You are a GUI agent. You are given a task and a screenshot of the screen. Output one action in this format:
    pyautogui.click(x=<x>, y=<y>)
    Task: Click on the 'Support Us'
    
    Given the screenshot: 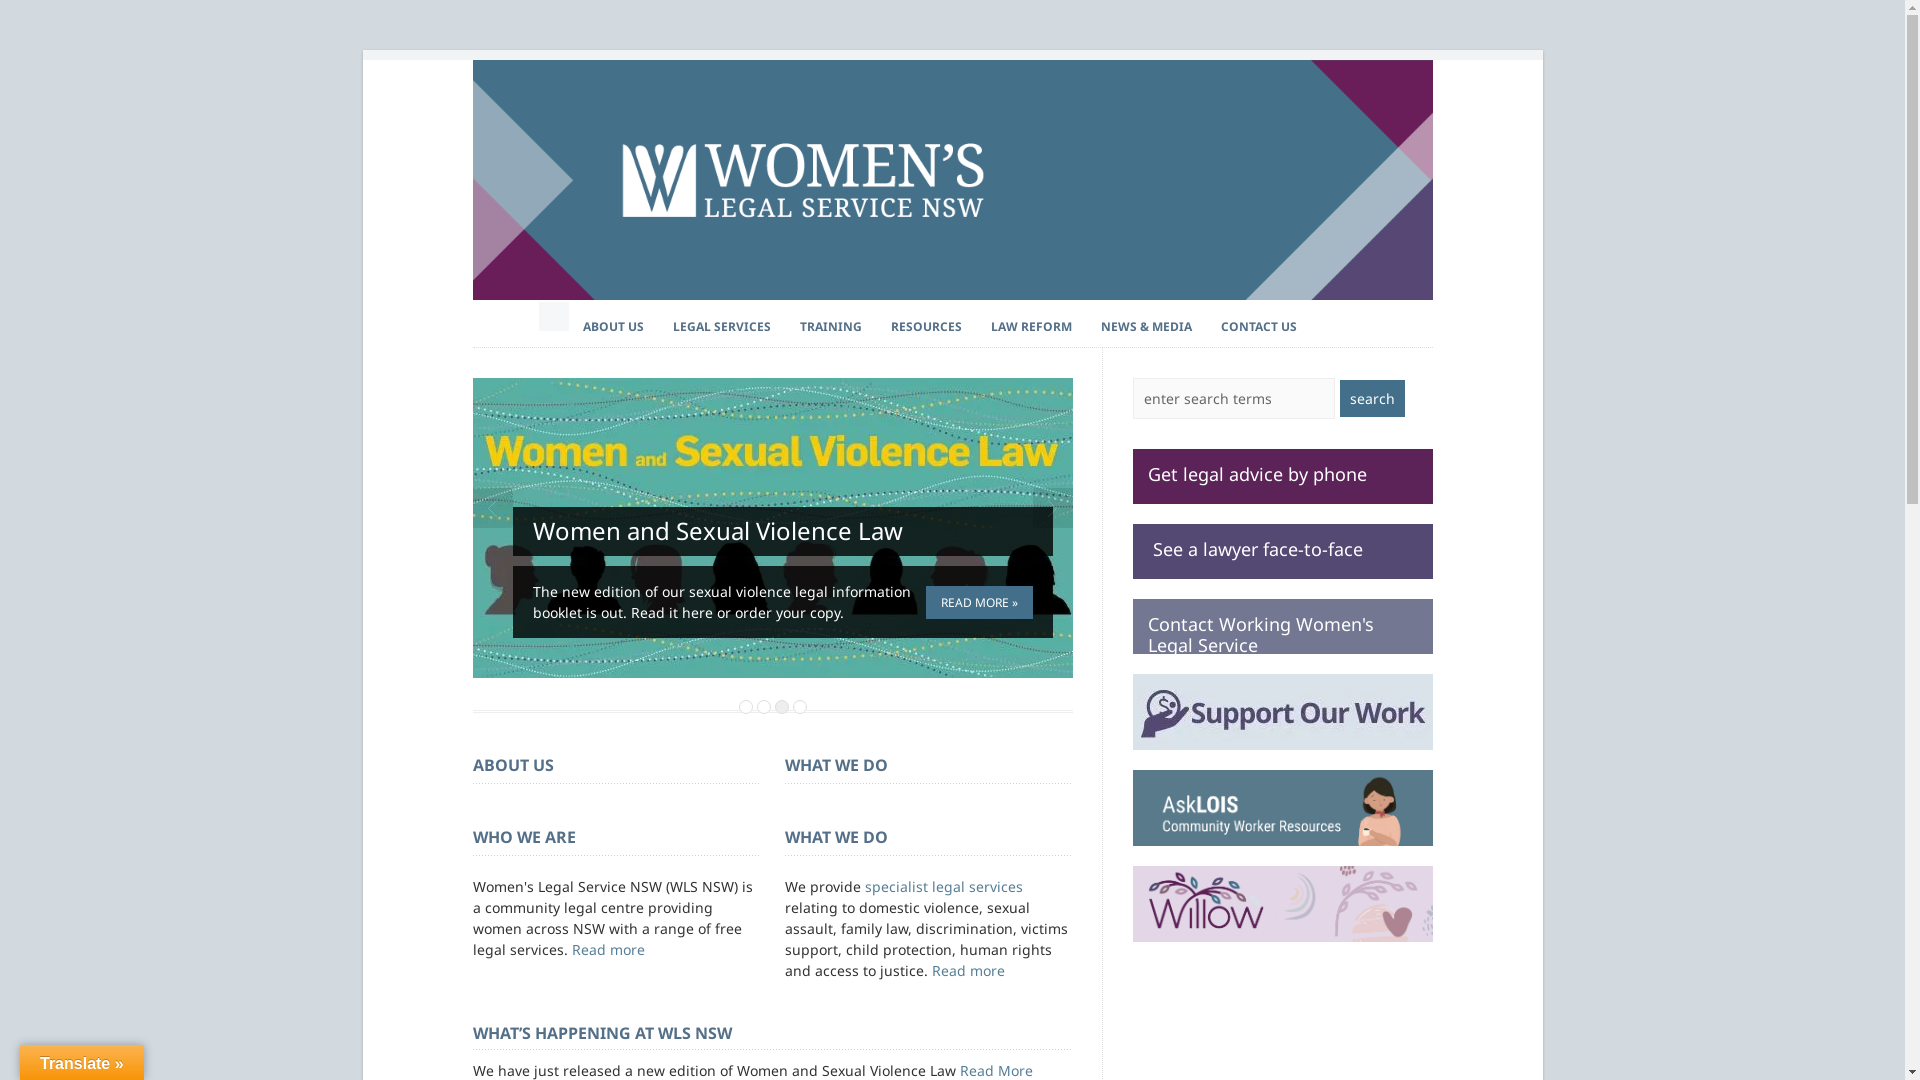 What is the action you would take?
    pyautogui.click(x=1281, y=711)
    